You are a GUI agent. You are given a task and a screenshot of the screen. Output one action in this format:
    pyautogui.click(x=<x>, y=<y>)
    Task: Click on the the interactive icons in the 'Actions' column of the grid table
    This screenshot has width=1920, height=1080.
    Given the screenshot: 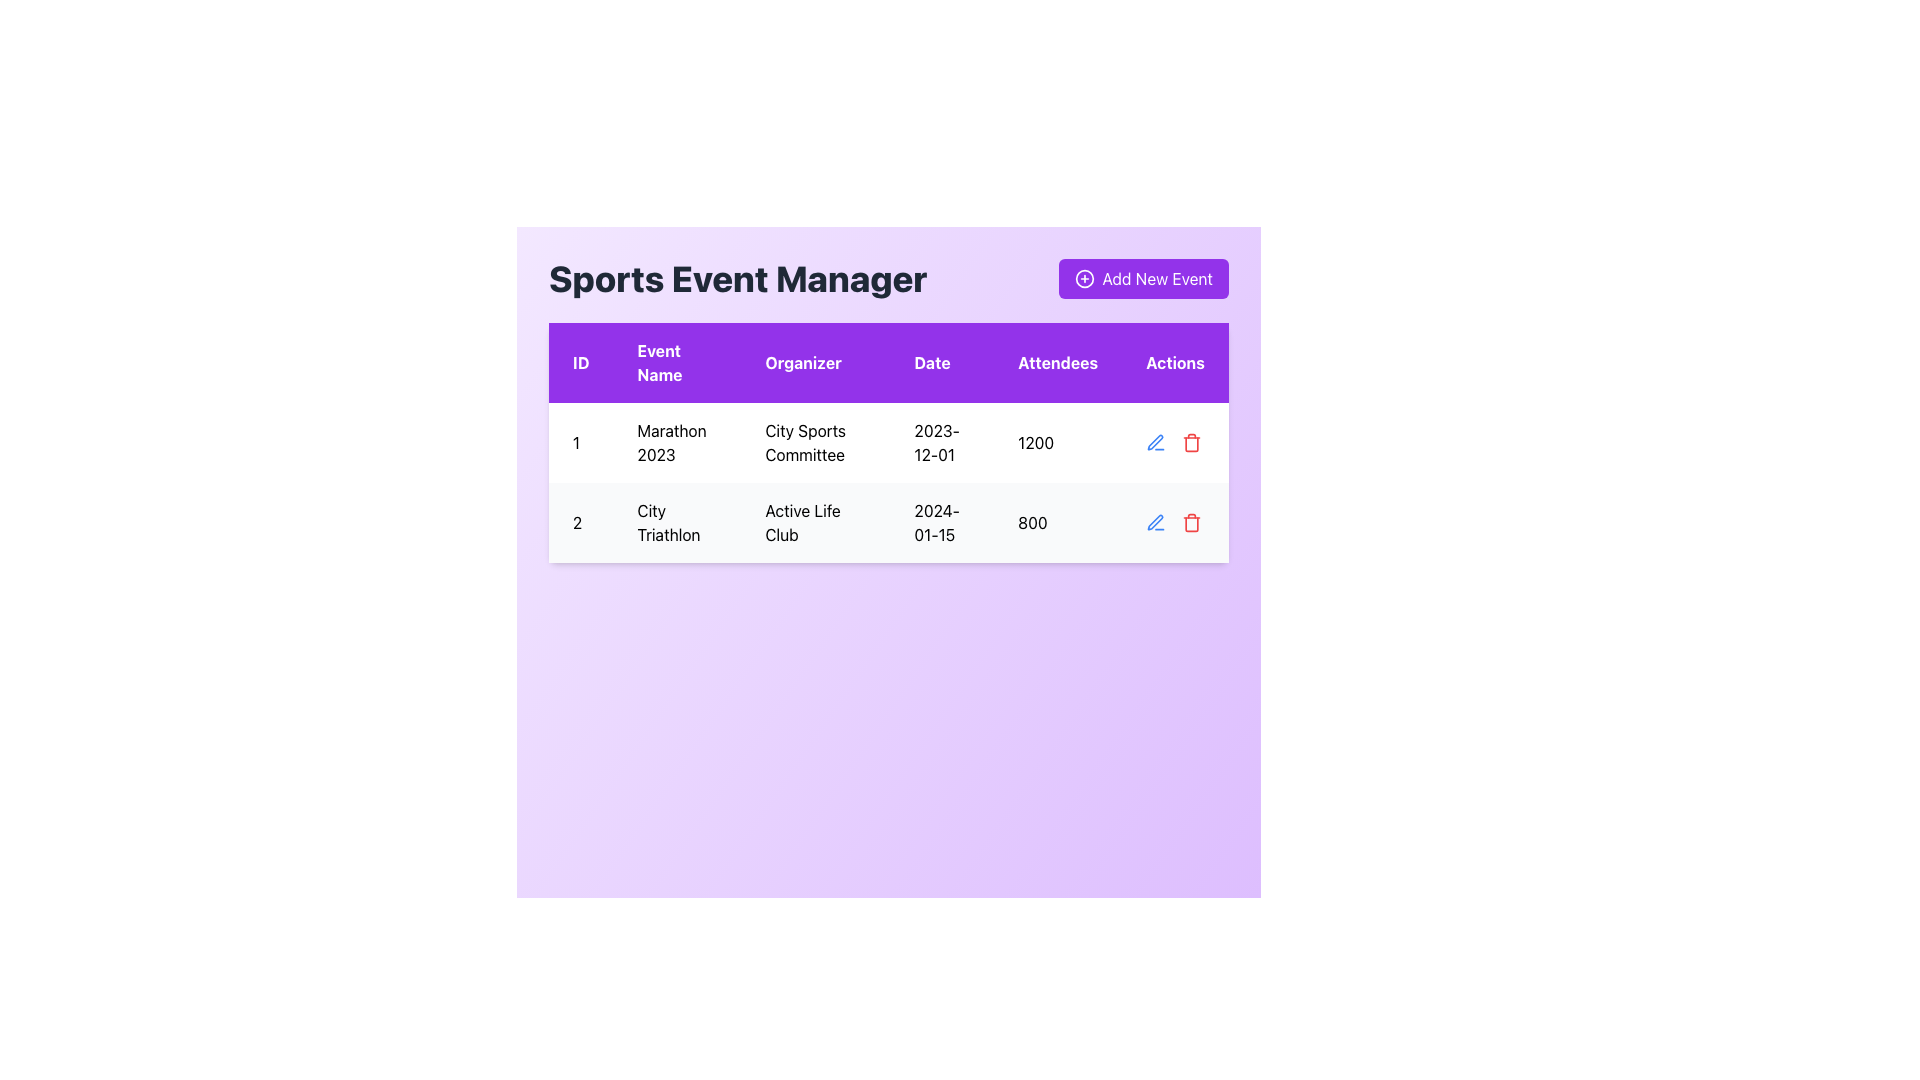 What is the action you would take?
    pyautogui.click(x=1175, y=442)
    